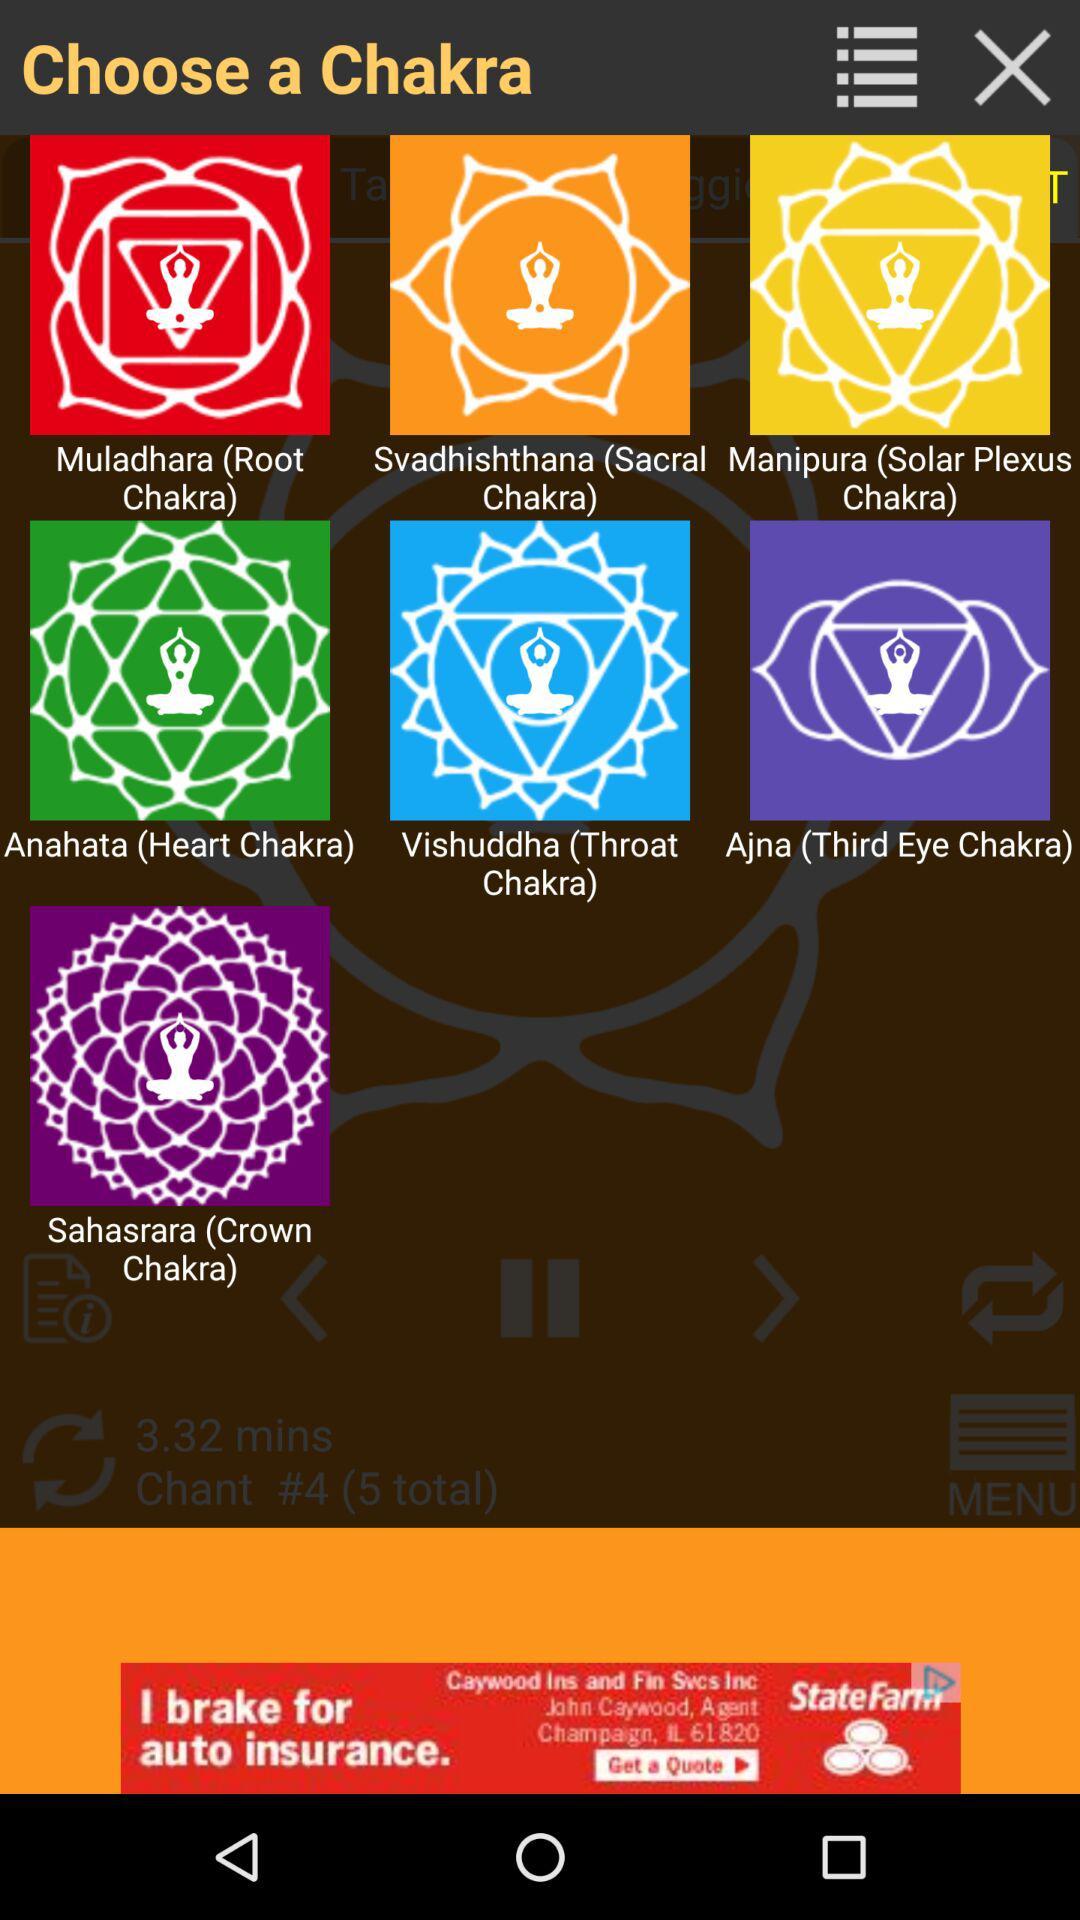 Image resolution: width=1080 pixels, height=1920 pixels. Describe the element at coordinates (775, 1388) in the screenshot. I see `the arrow_forward icon` at that location.